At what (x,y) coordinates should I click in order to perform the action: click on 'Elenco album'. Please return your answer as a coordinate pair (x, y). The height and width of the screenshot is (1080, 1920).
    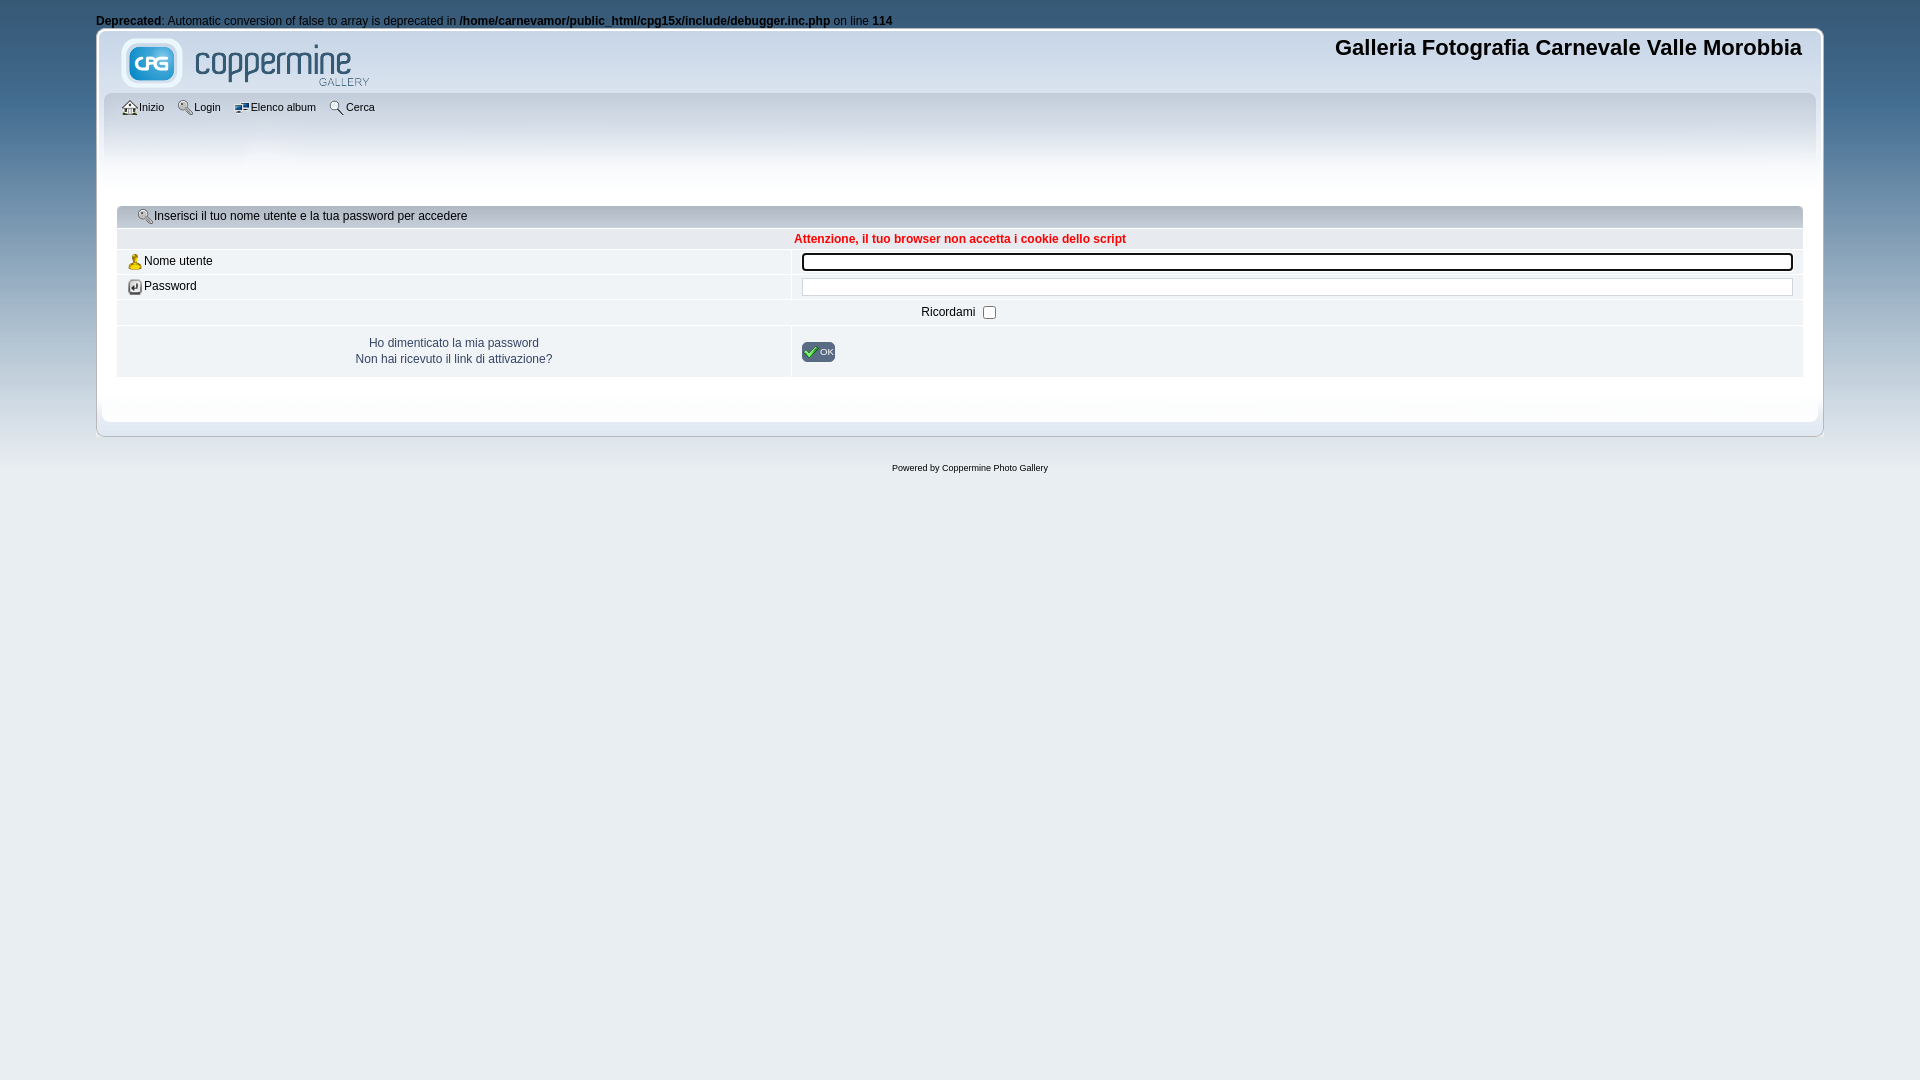
    Looking at the image, I should click on (276, 108).